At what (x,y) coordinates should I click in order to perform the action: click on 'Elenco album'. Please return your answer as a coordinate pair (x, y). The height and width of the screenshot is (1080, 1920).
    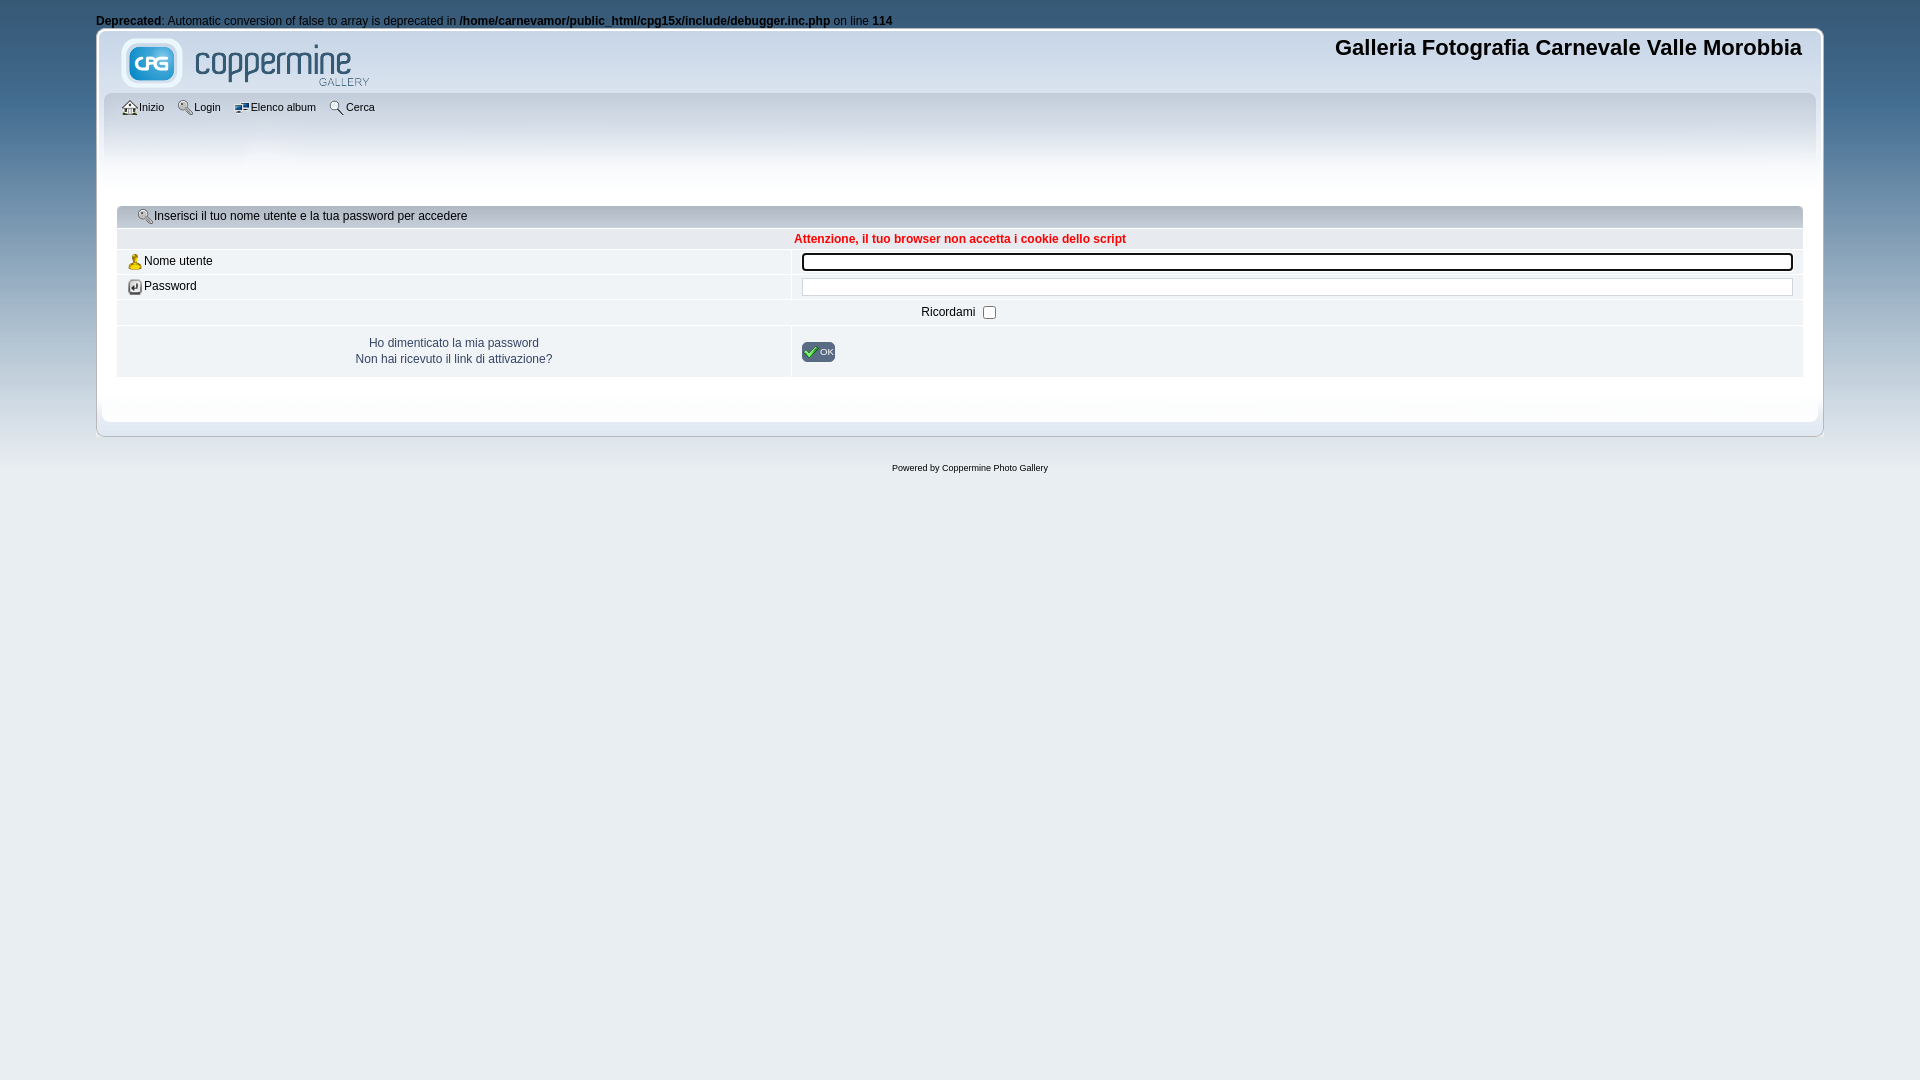
    Looking at the image, I should click on (276, 108).